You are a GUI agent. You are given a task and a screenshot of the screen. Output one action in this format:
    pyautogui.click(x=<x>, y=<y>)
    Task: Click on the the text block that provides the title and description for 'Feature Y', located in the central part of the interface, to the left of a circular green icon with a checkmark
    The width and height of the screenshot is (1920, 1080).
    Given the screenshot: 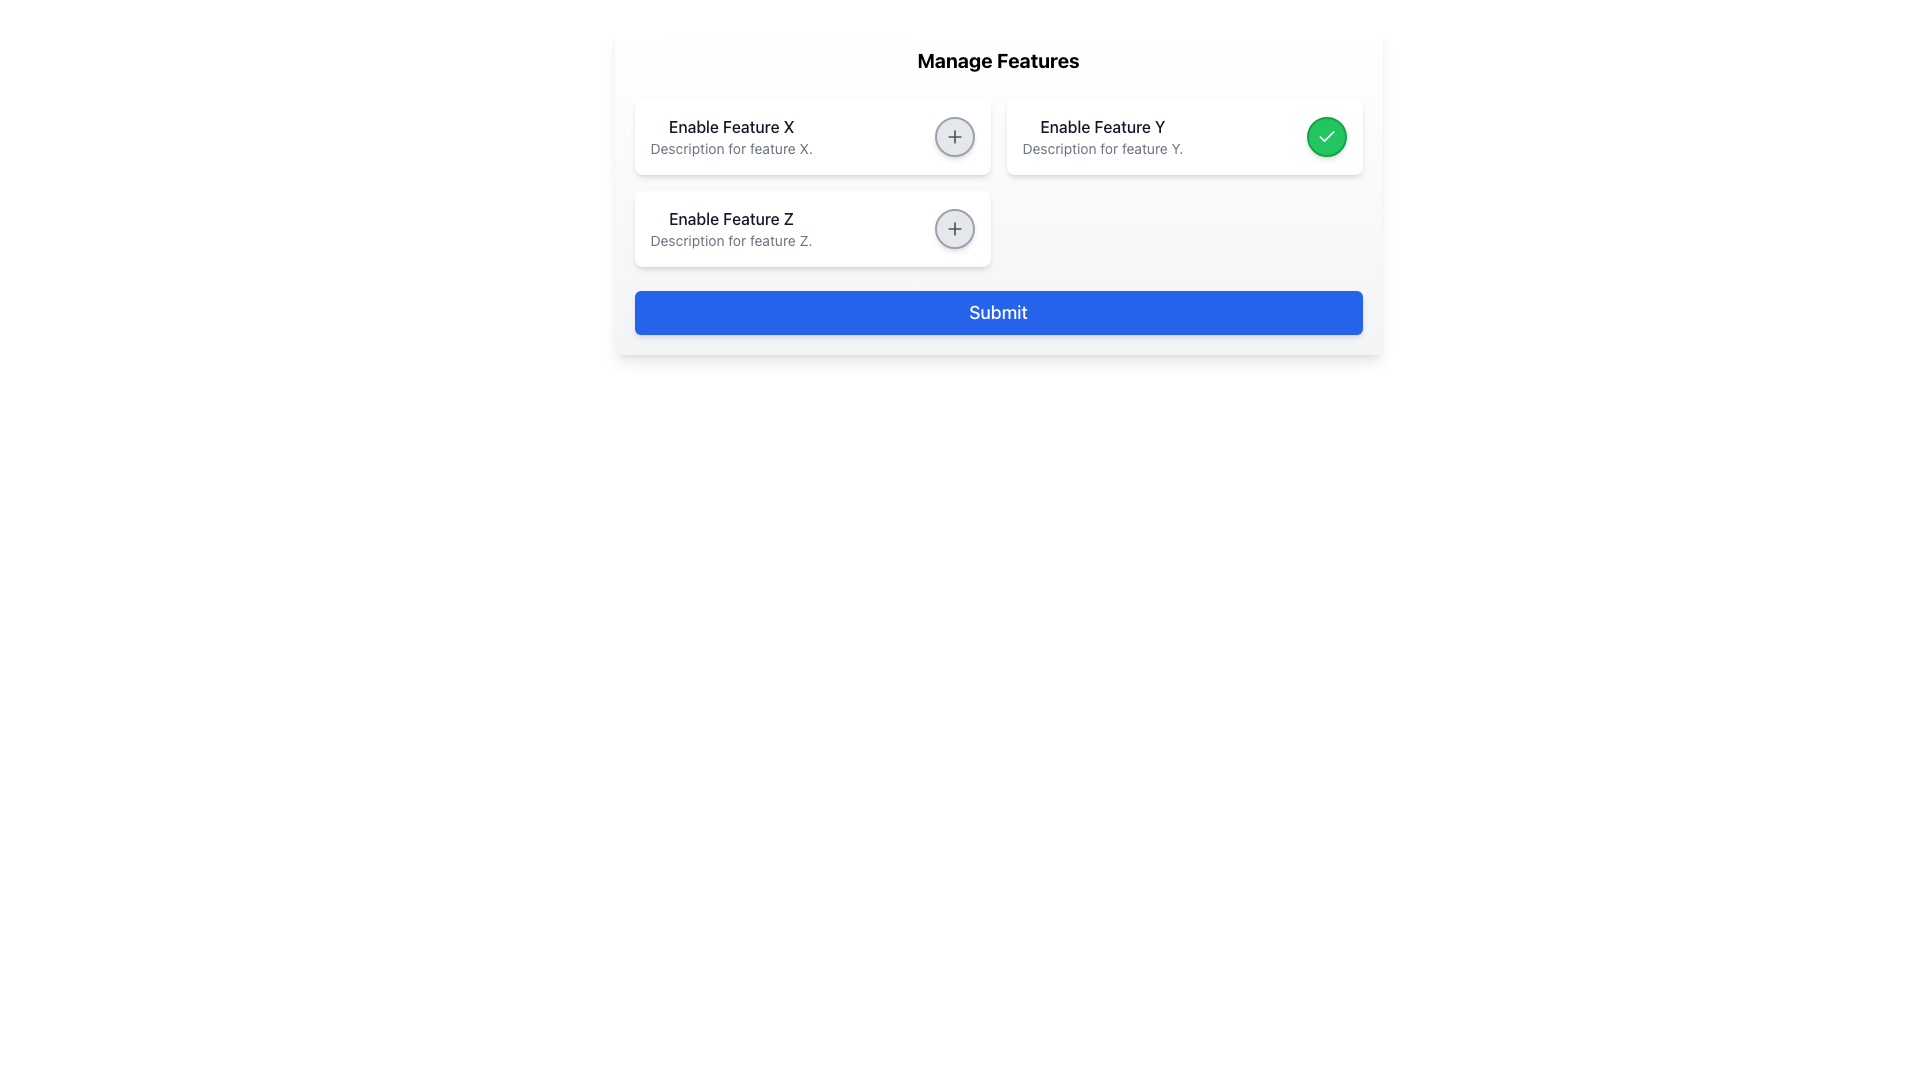 What is the action you would take?
    pyautogui.click(x=1101, y=136)
    